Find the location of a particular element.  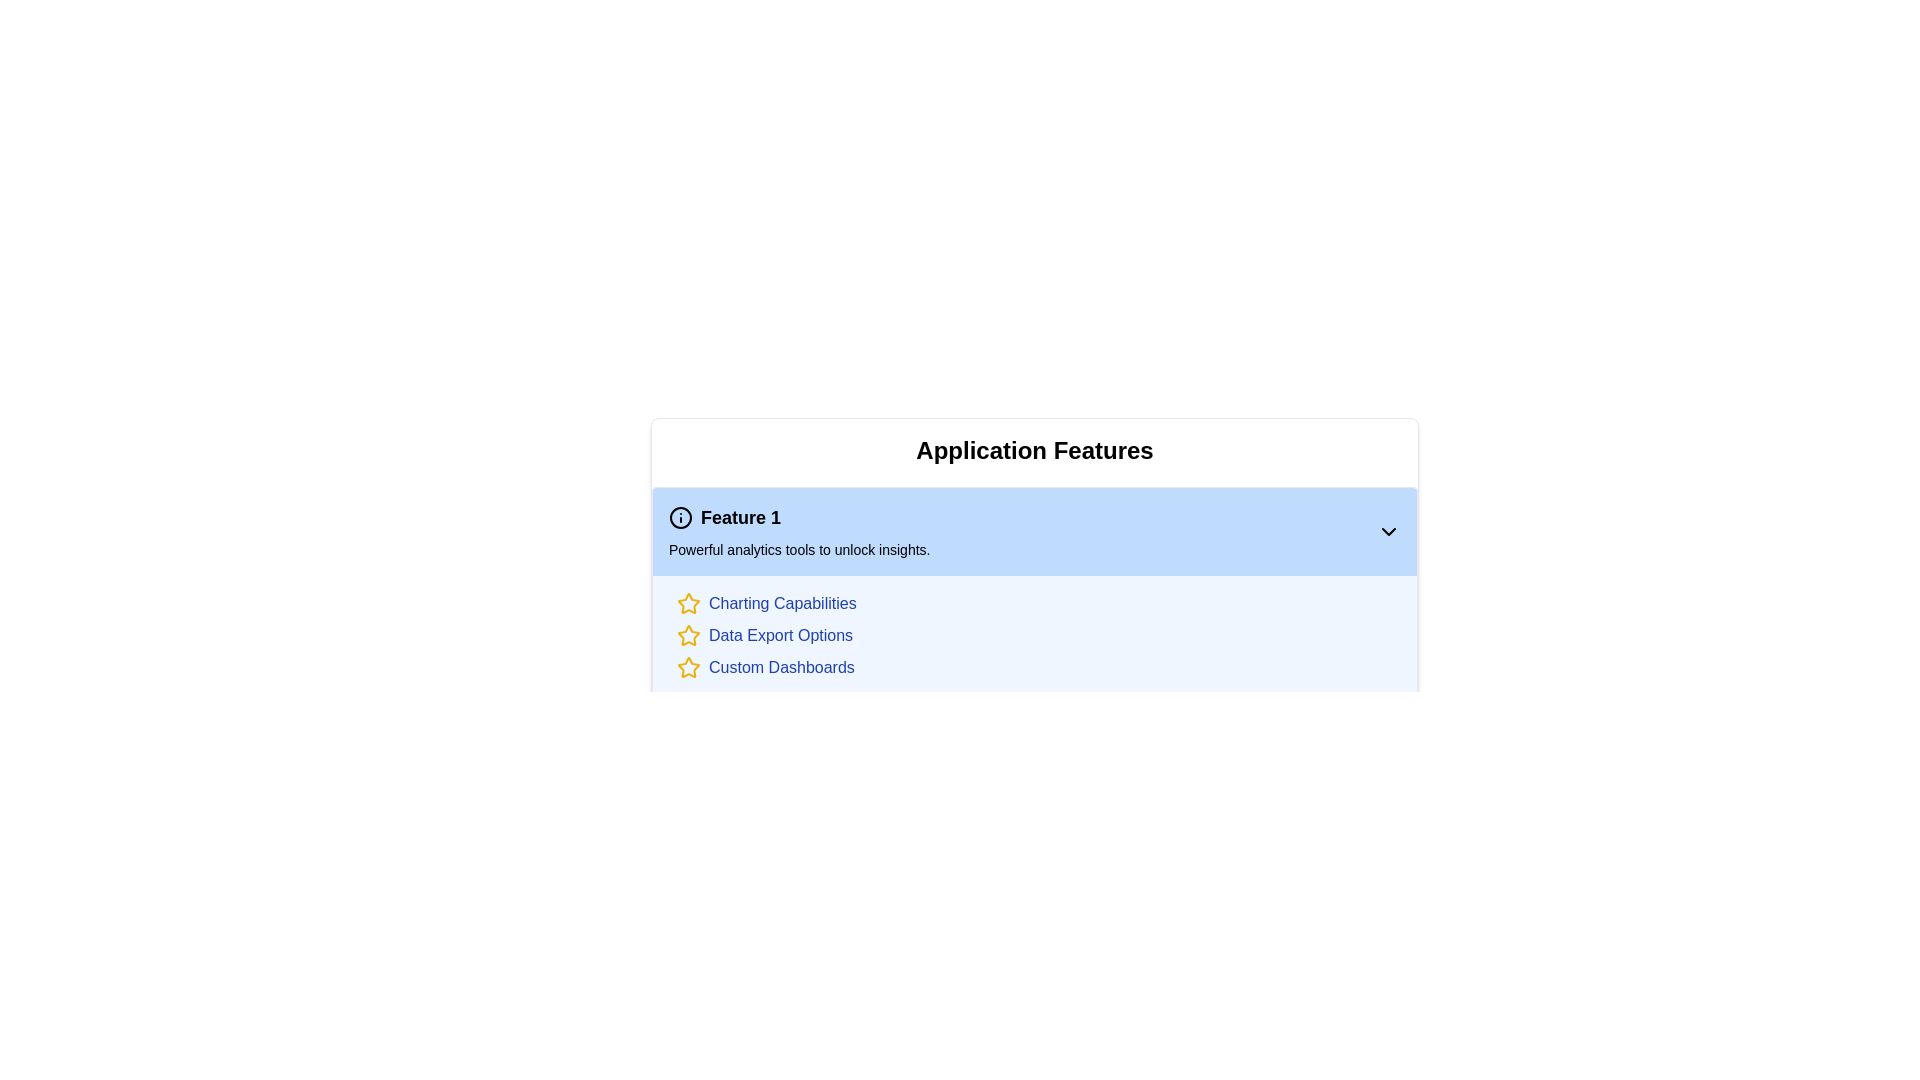

the text label providing details about 'Feature 1', which is located directly under the heading 'Feature 1' on a light blue background is located at coordinates (798, 550).